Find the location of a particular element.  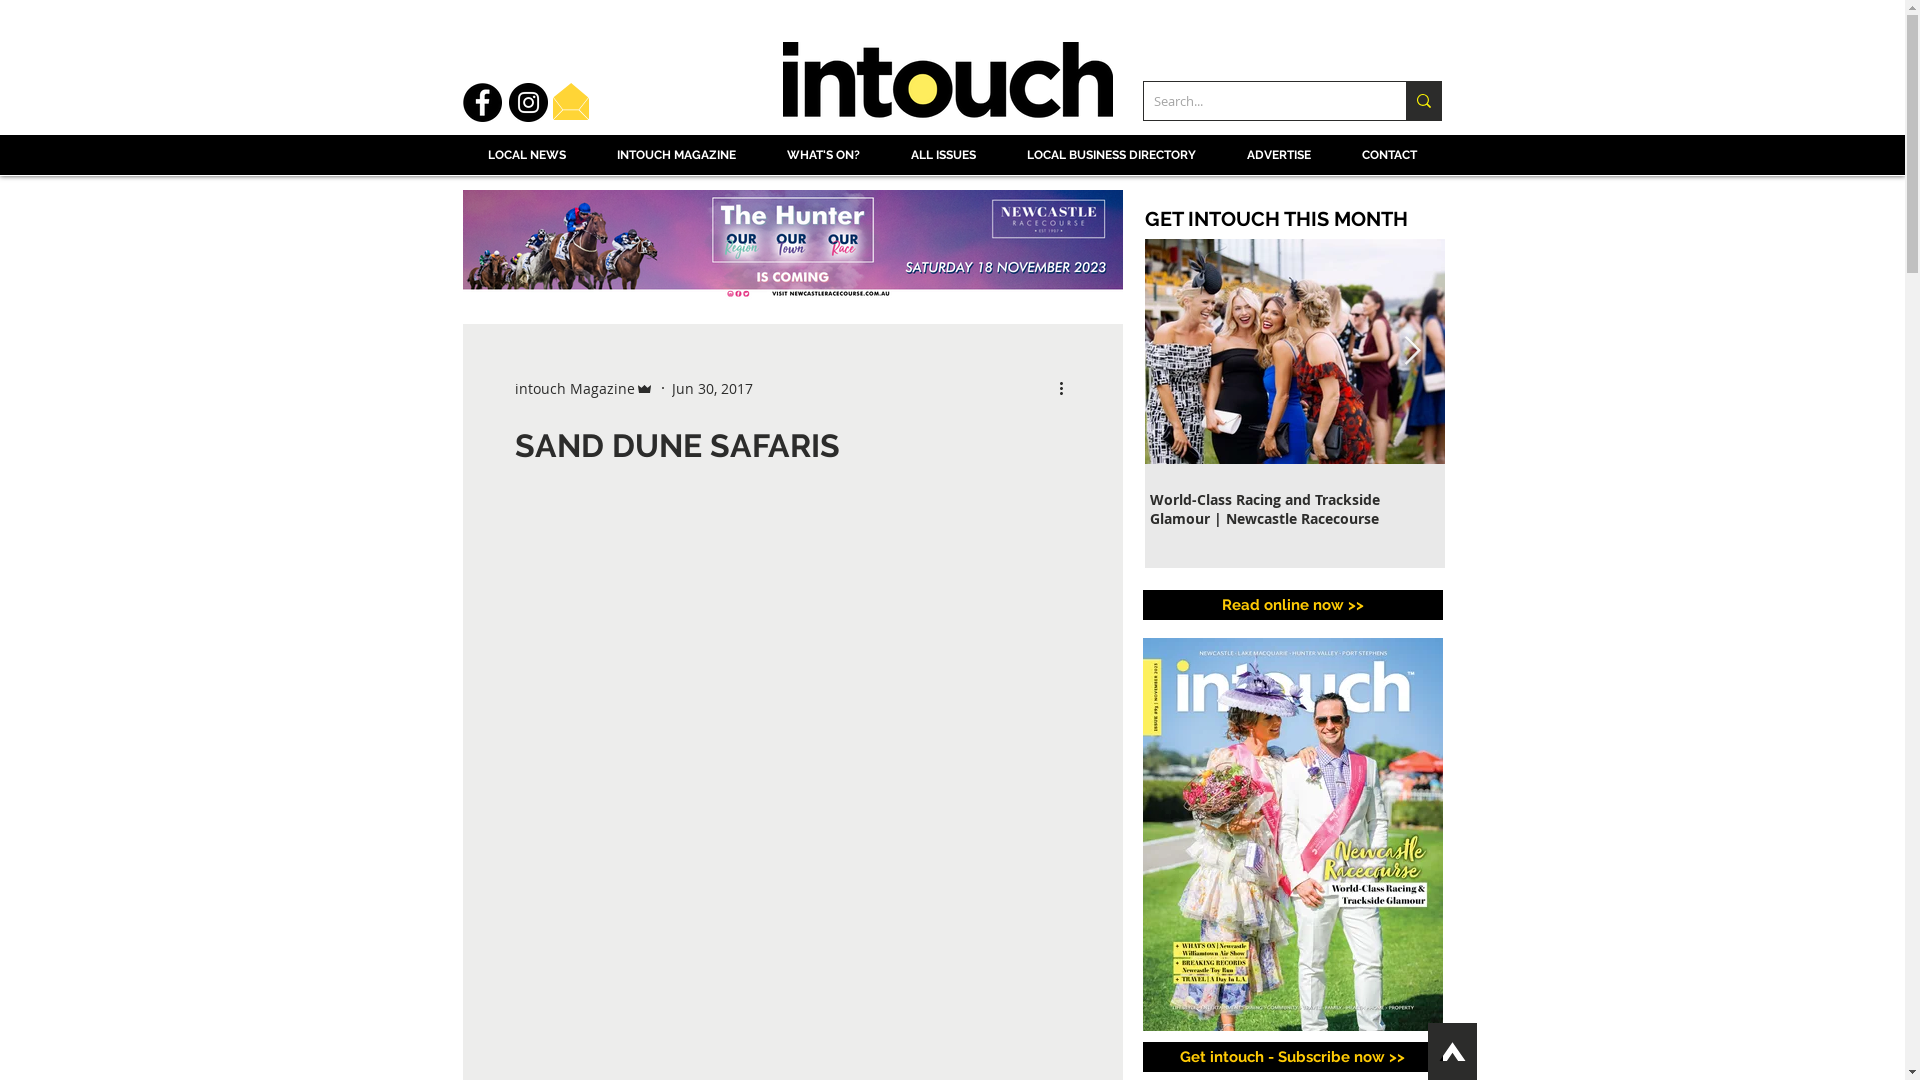

'Get intouch - Subscribe now >>' is located at coordinates (1291, 1055).